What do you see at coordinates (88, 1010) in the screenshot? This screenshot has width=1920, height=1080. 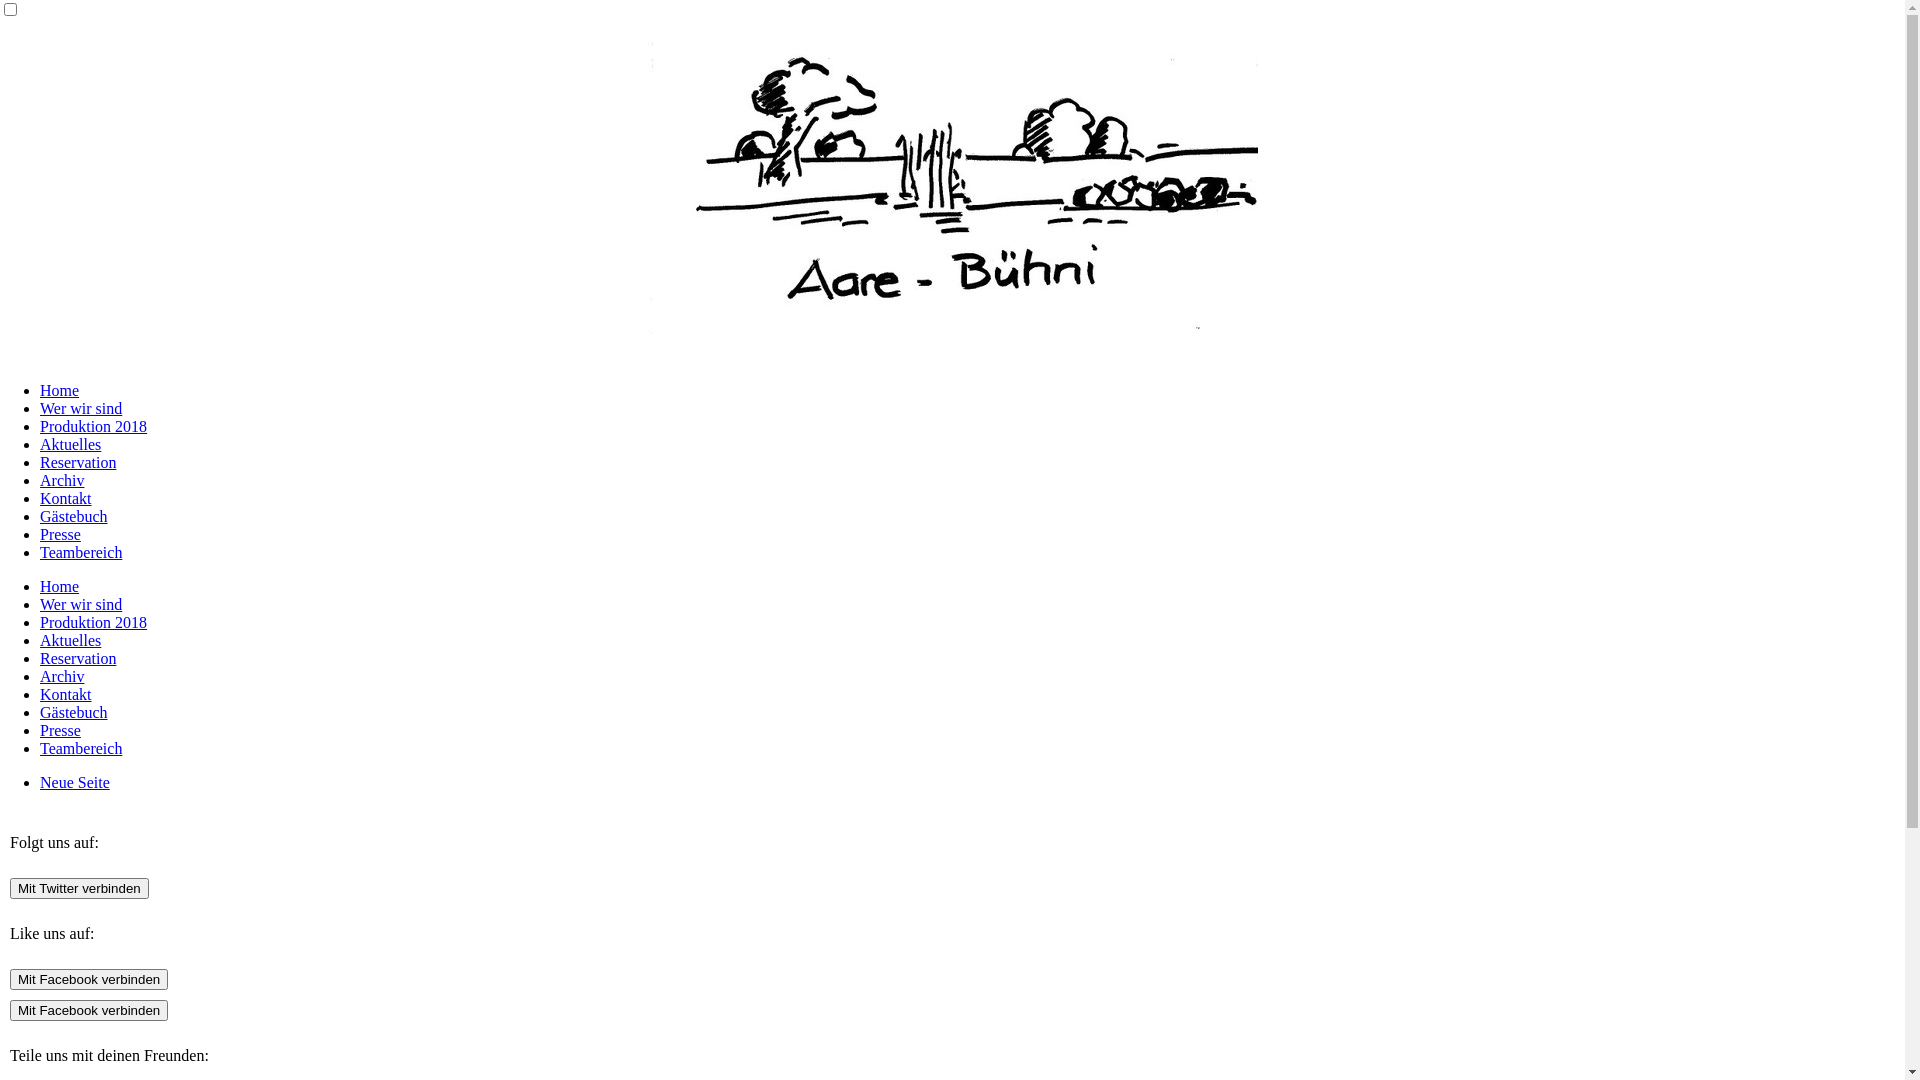 I see `'Mit Facebook verbinden'` at bounding box center [88, 1010].